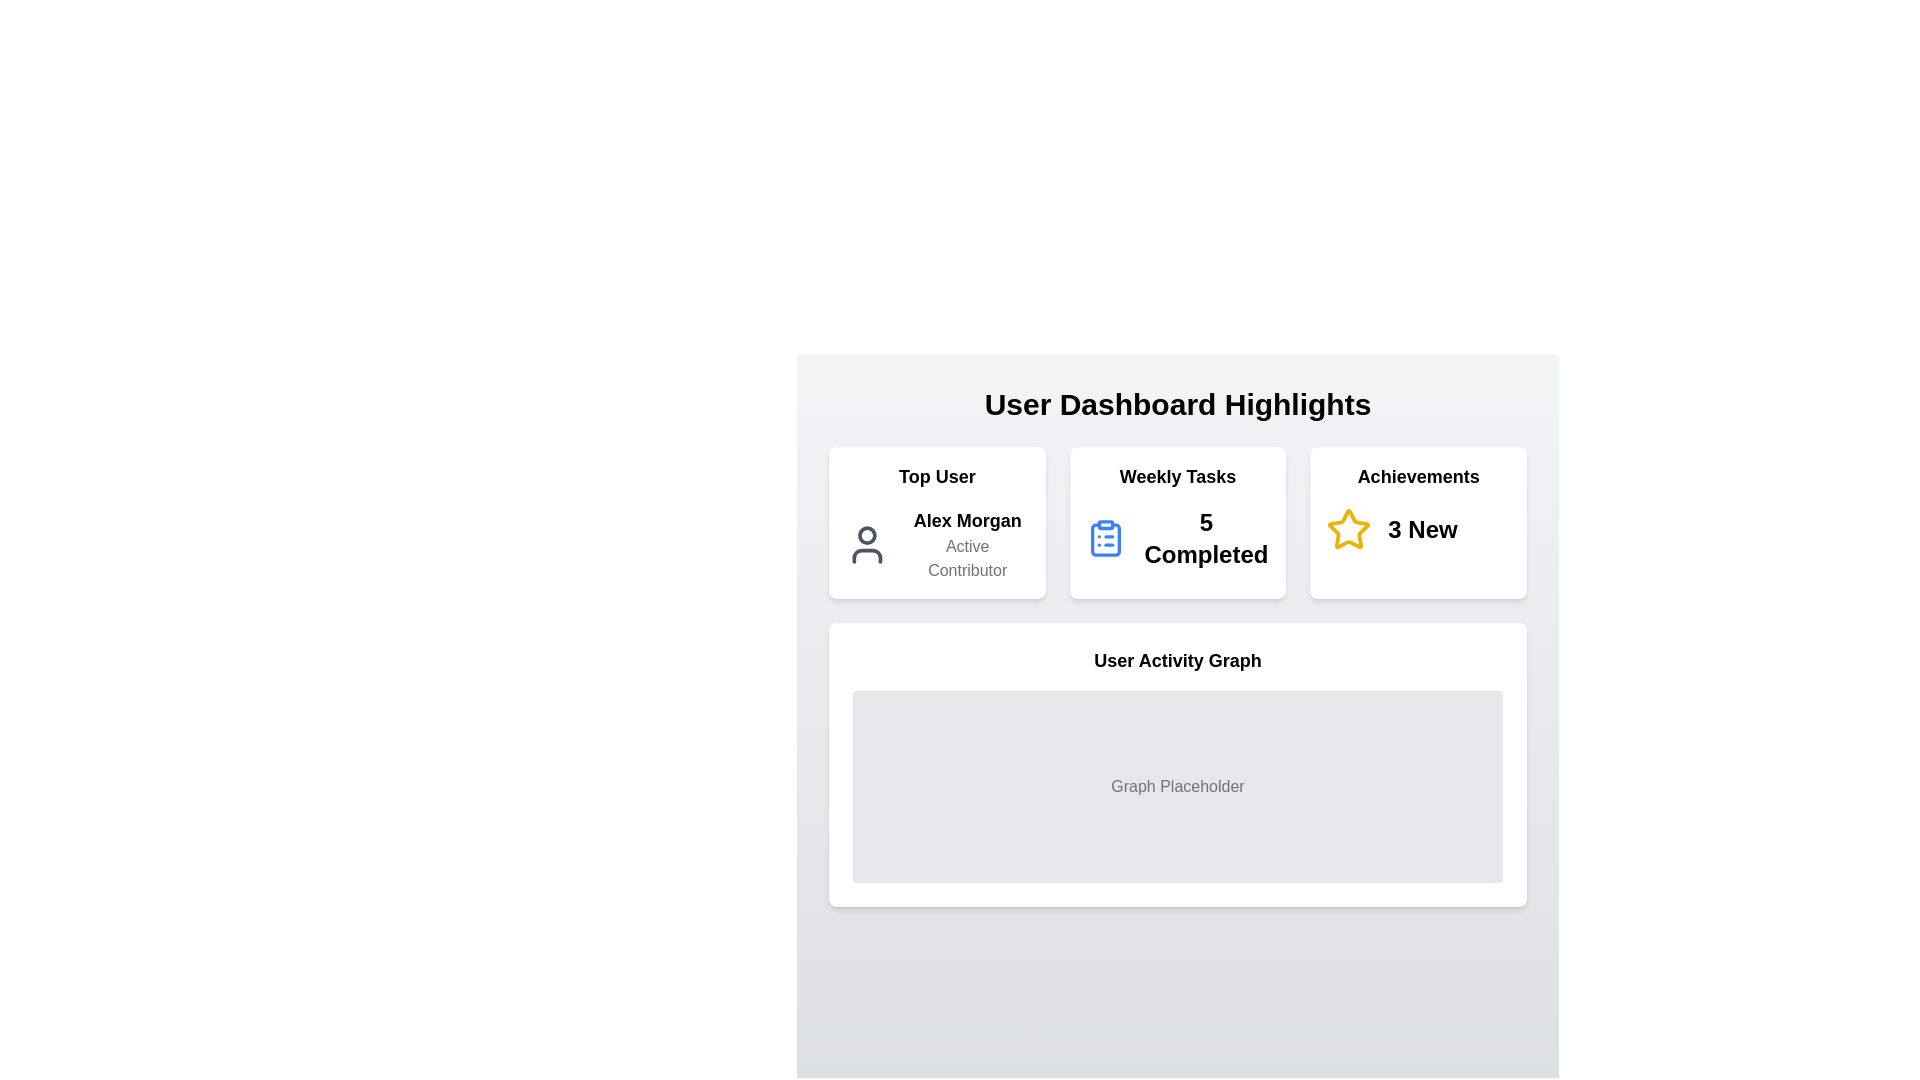 The height and width of the screenshot is (1080, 1920). Describe the element at coordinates (1417, 477) in the screenshot. I see `the Text Label that serves as a header for the achievements card located at the top of the white card on the right-hand side in the 'User Dashboard Highlights' section, positioned above the star icon and the text '3 New'` at that location.